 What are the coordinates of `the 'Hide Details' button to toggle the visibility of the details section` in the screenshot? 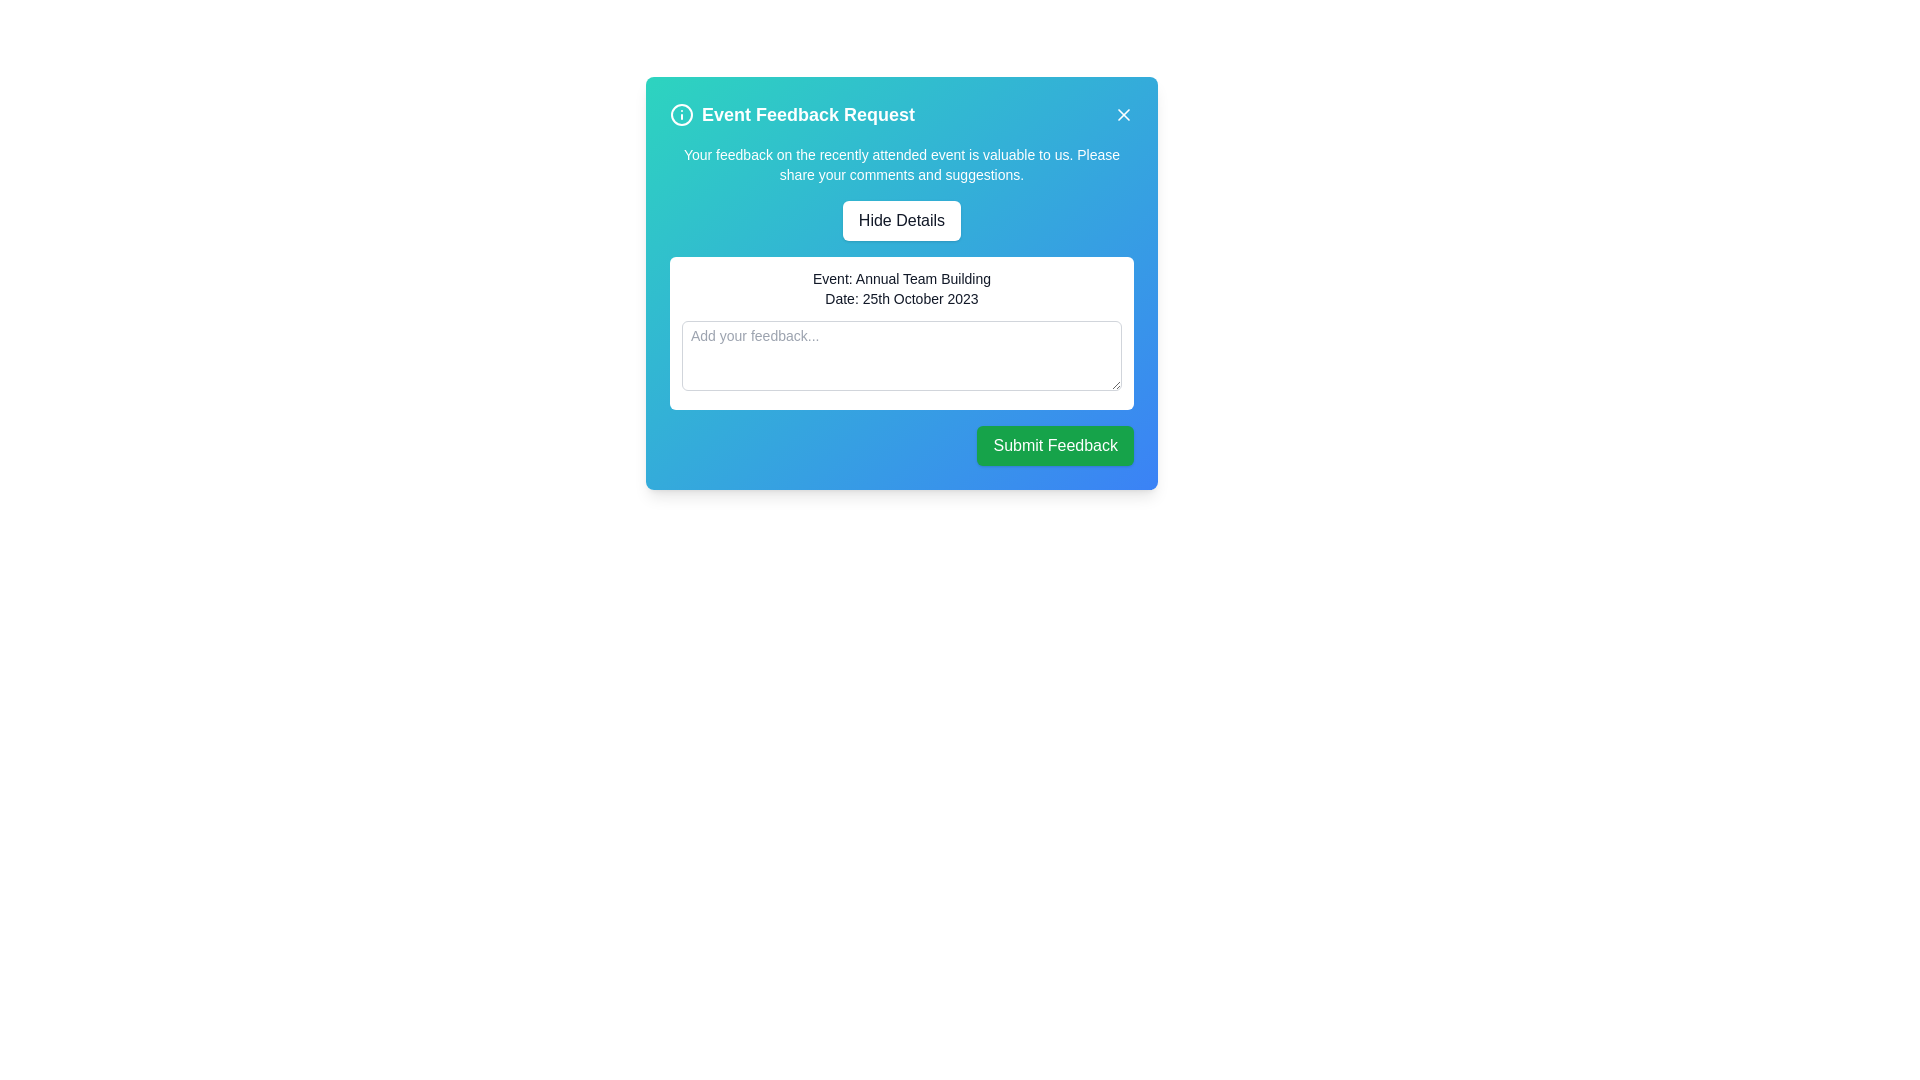 It's located at (901, 220).